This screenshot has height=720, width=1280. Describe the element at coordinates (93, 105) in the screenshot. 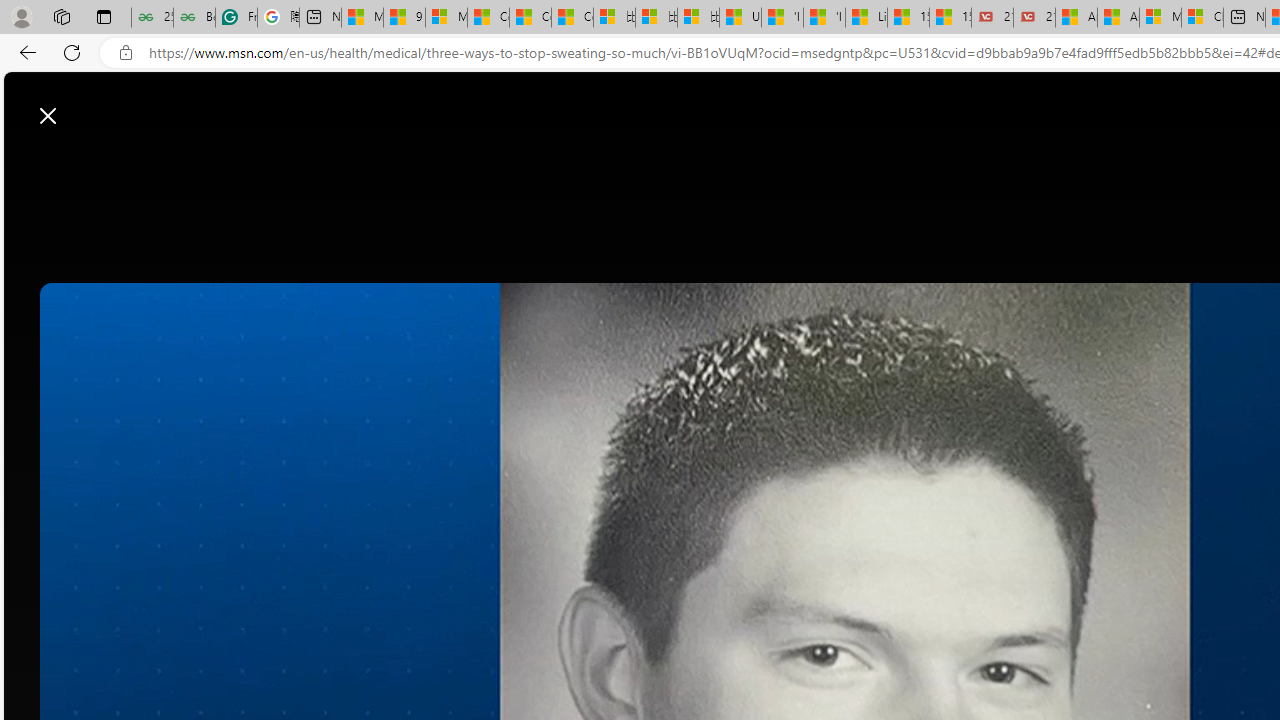

I see `'Microsoft Start'` at that location.